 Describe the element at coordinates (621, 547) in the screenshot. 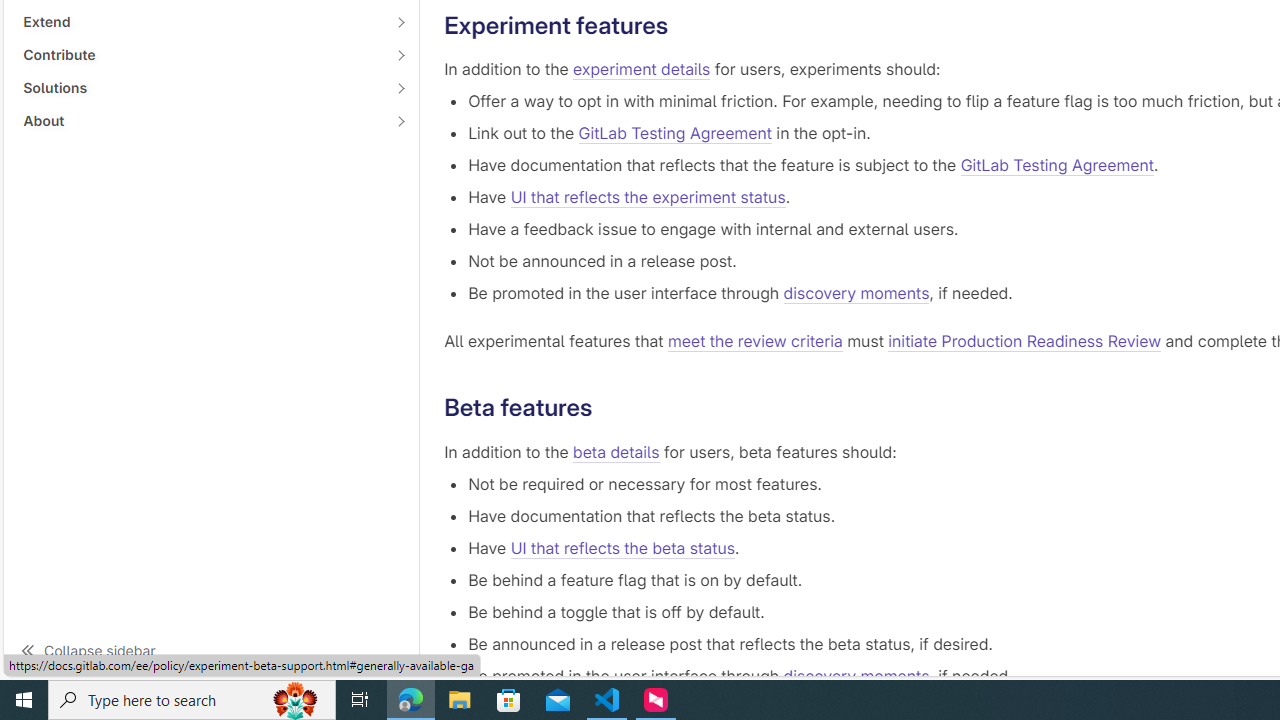

I see `'UI that reflects the beta status'` at that location.